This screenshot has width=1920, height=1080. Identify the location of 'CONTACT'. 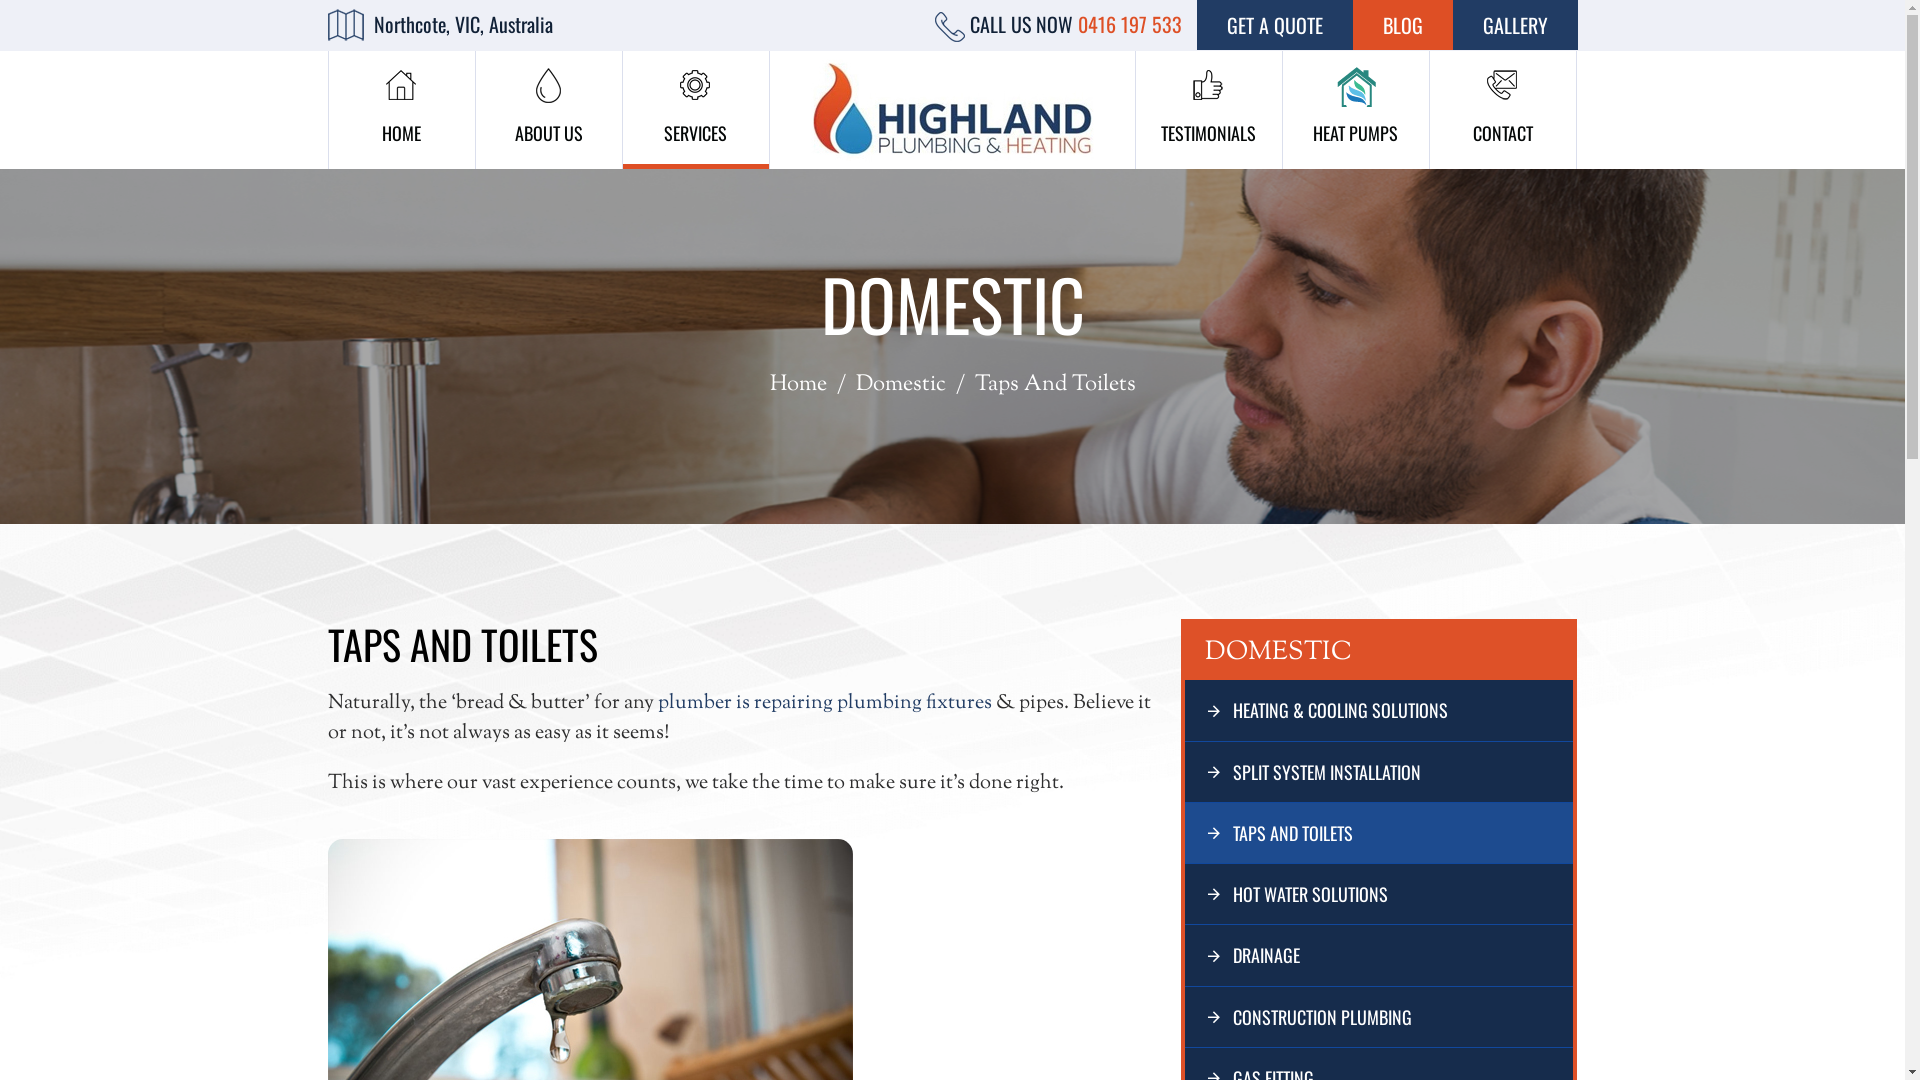
(1502, 110).